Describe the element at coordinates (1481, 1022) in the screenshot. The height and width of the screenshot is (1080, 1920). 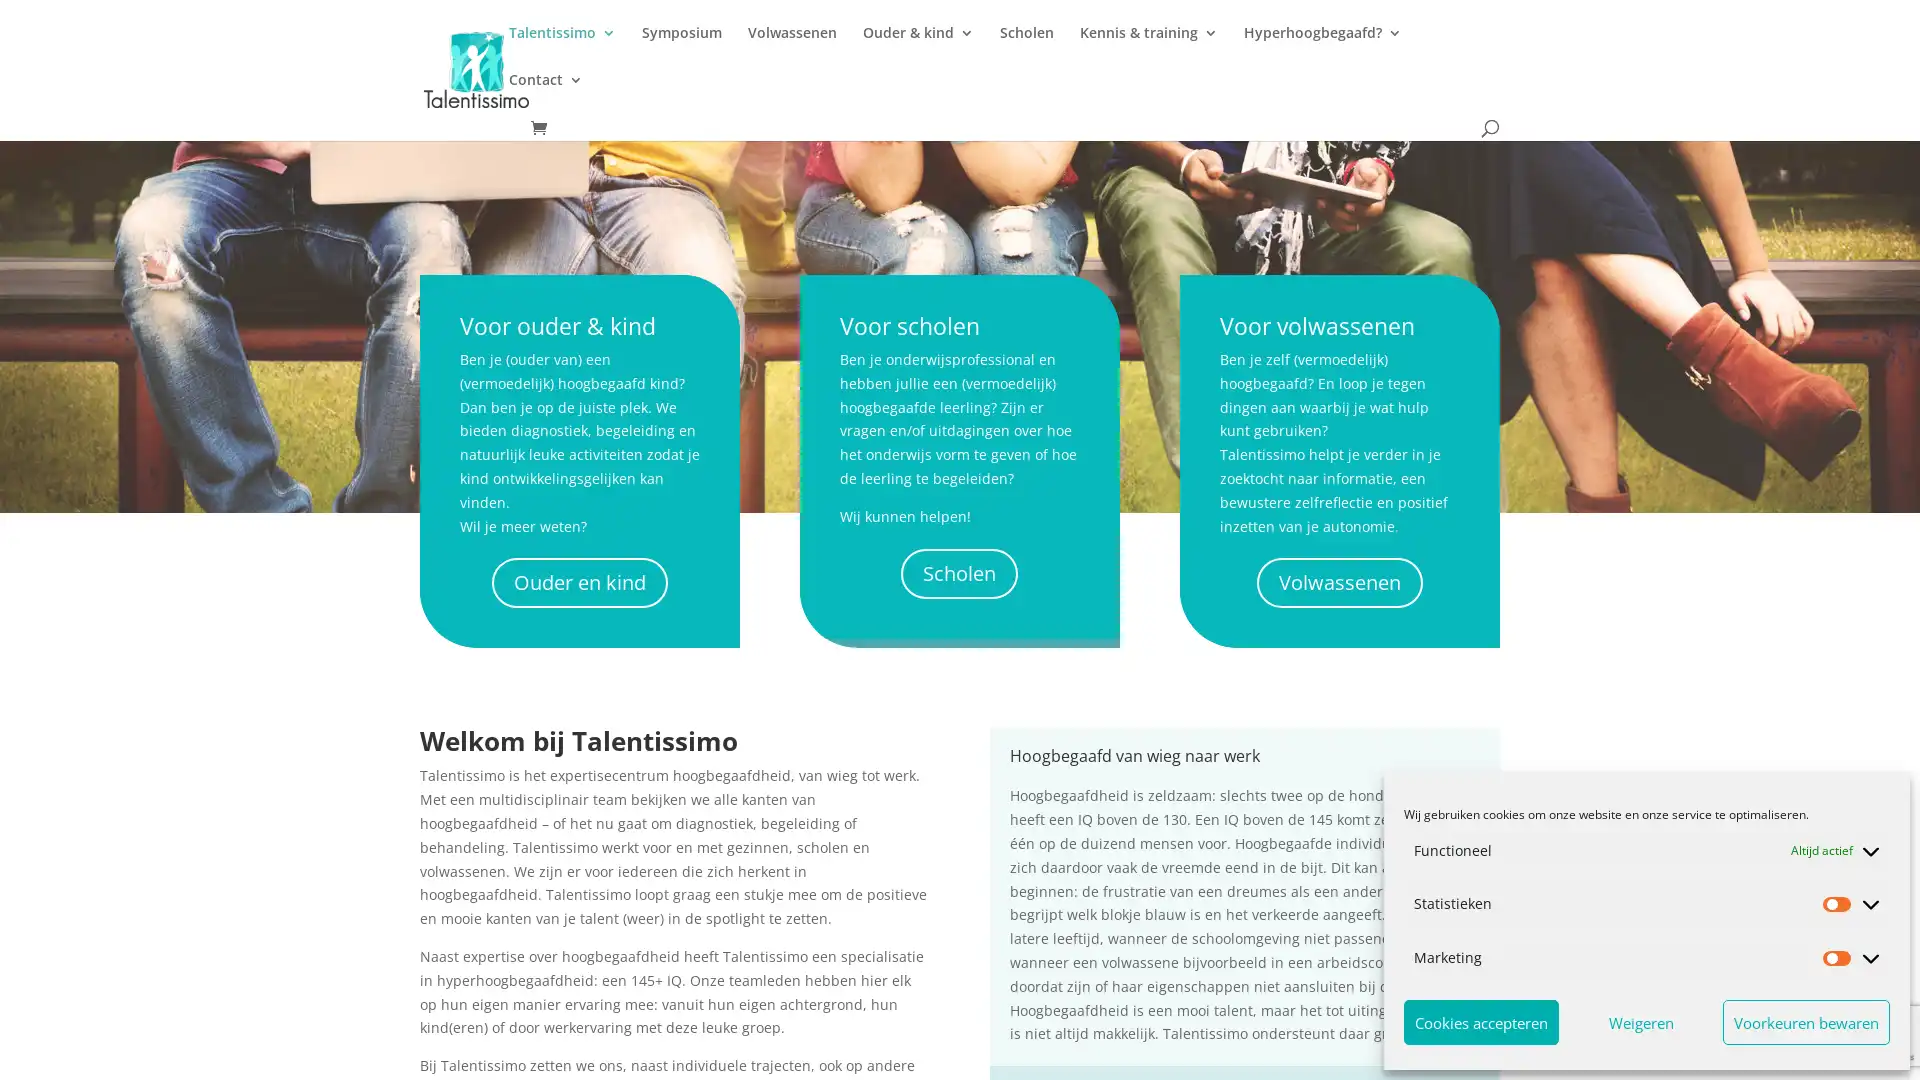
I see `Cookies accepteren` at that location.